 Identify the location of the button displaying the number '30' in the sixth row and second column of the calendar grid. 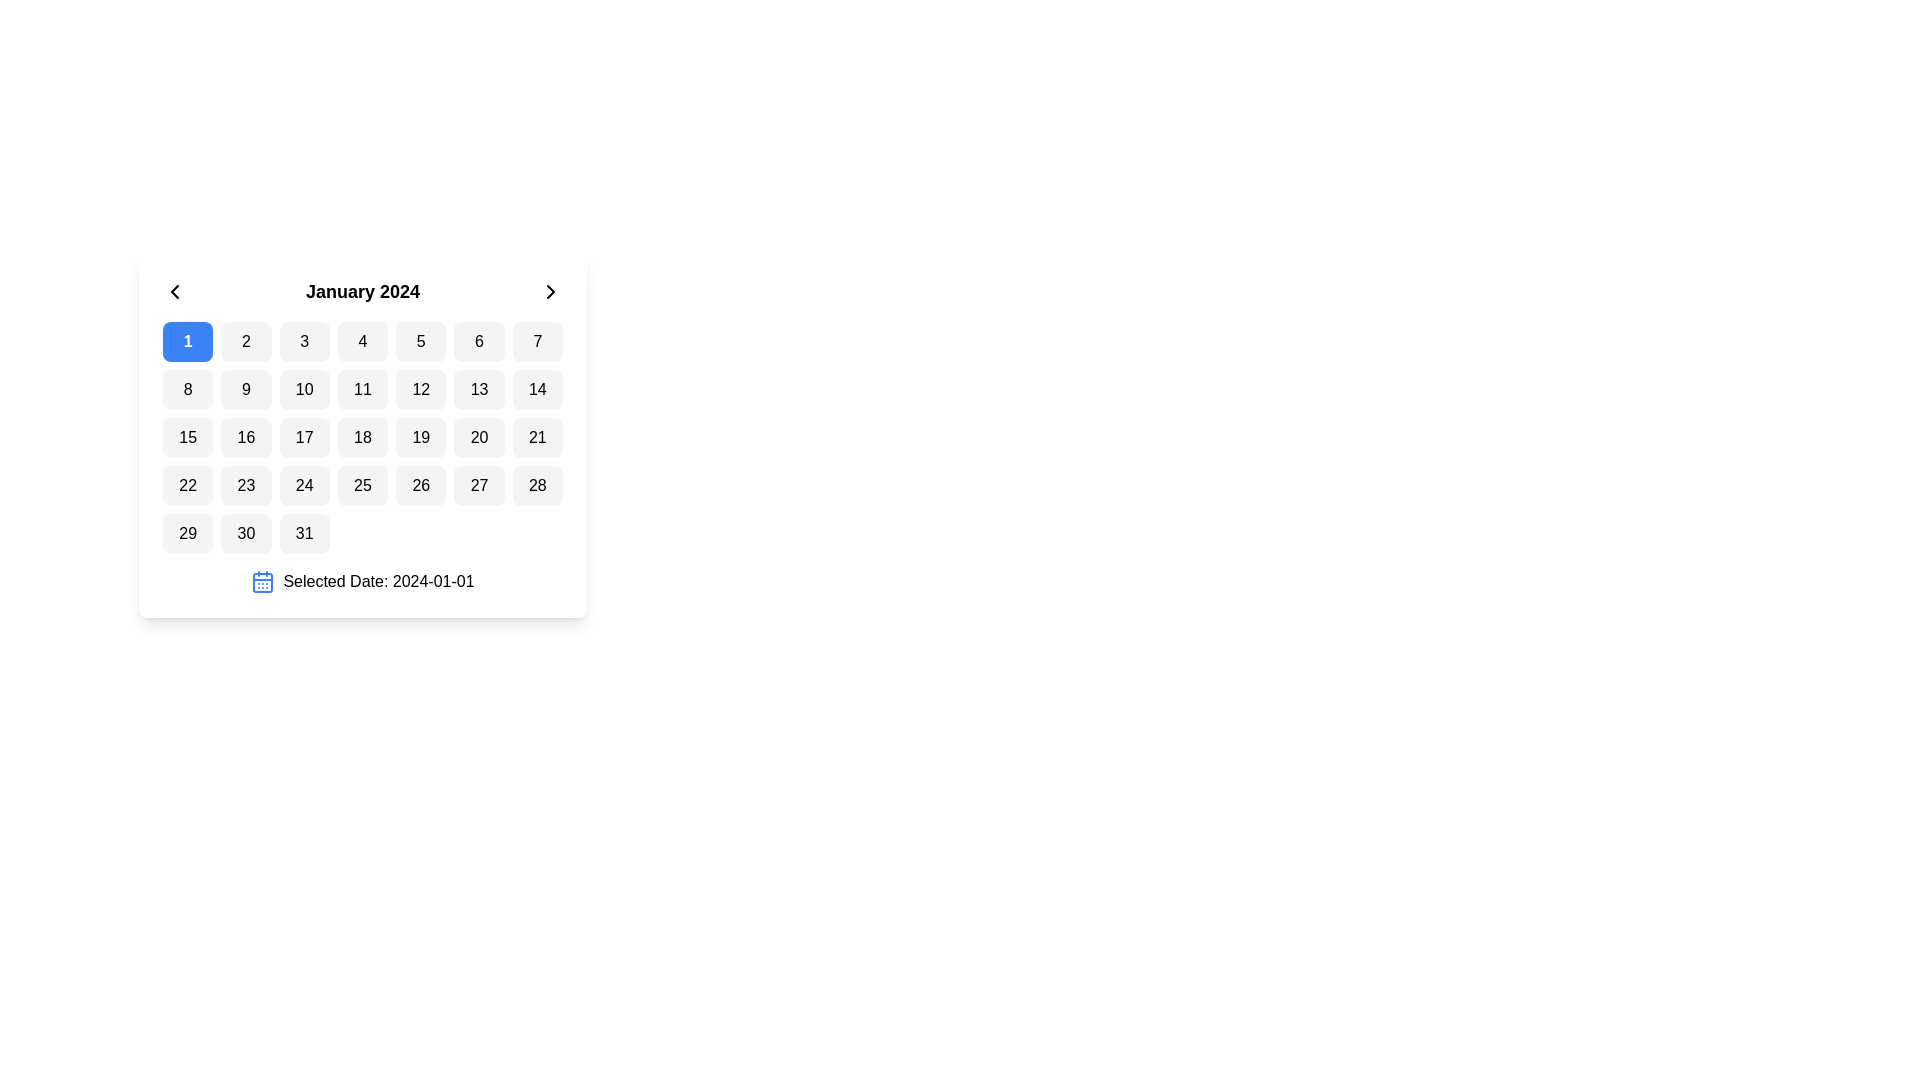
(244, 532).